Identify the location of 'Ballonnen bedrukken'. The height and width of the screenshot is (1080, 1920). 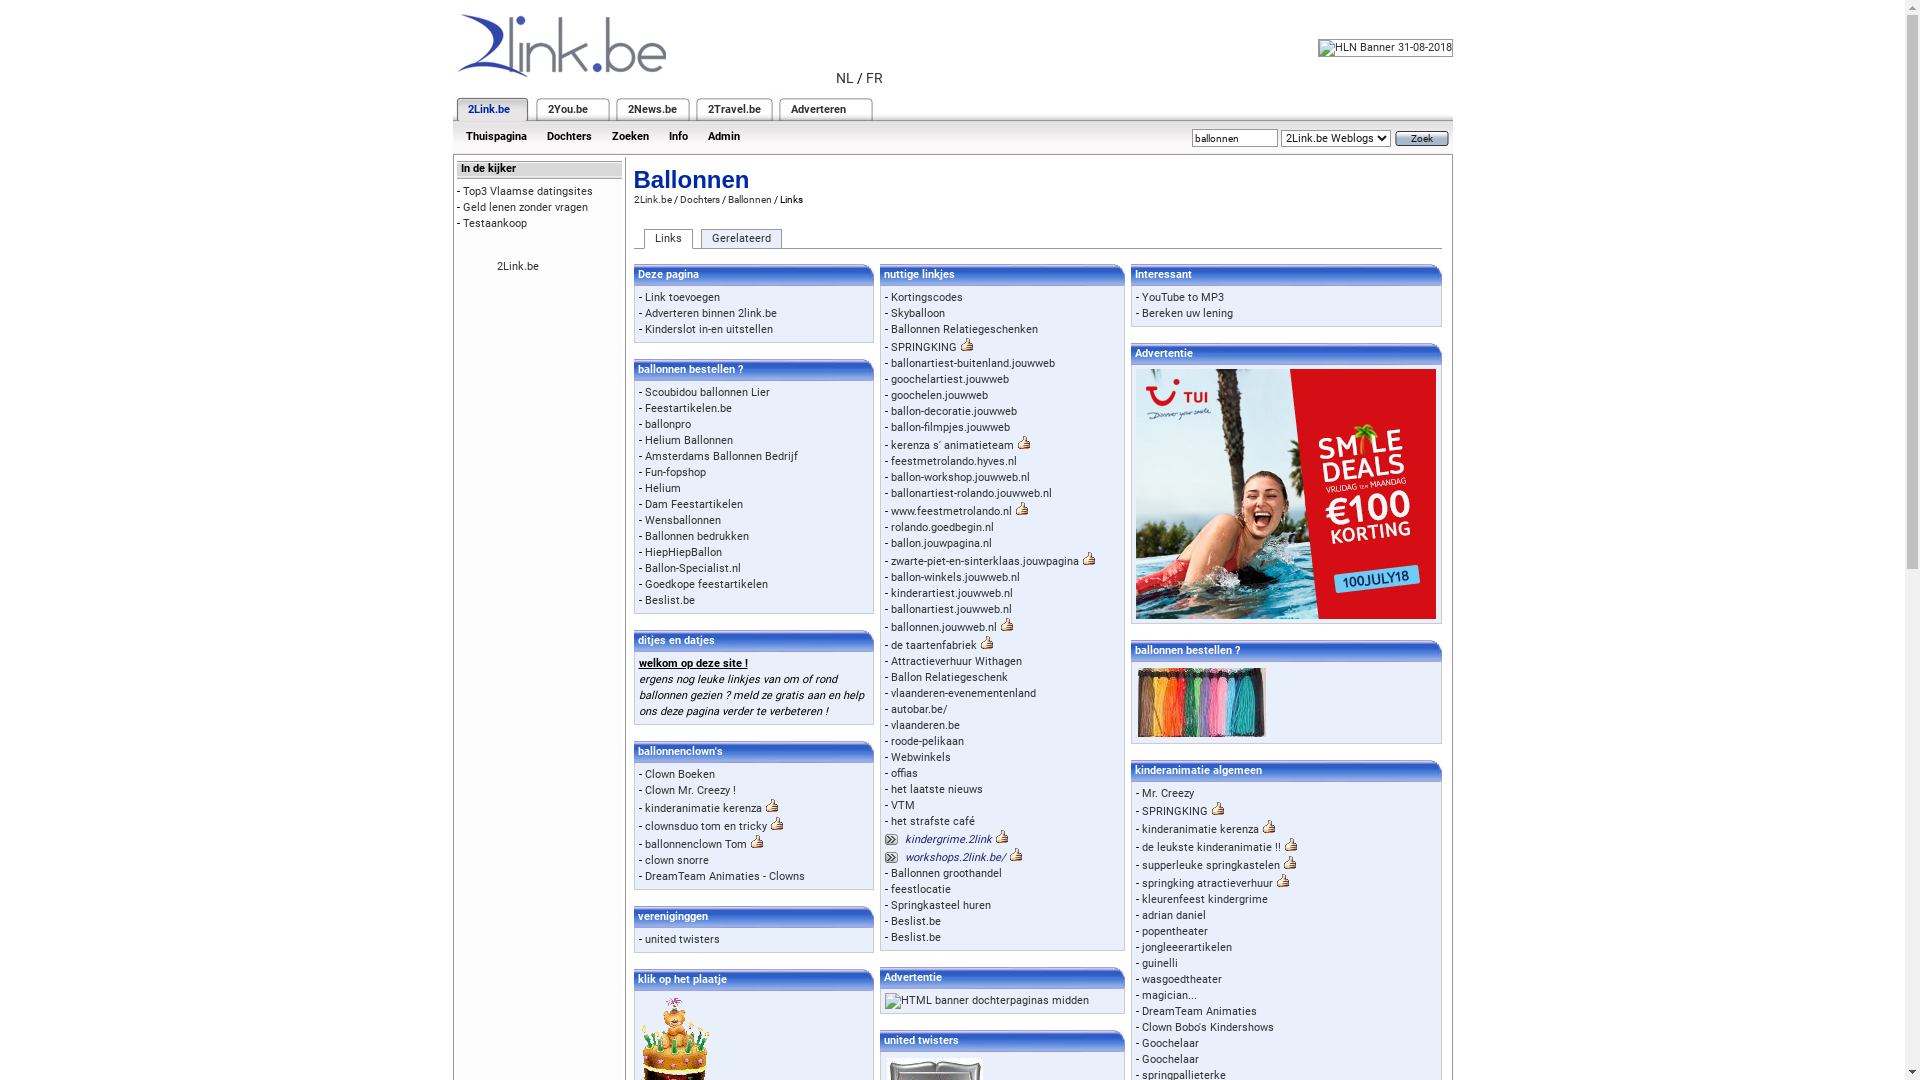
(643, 535).